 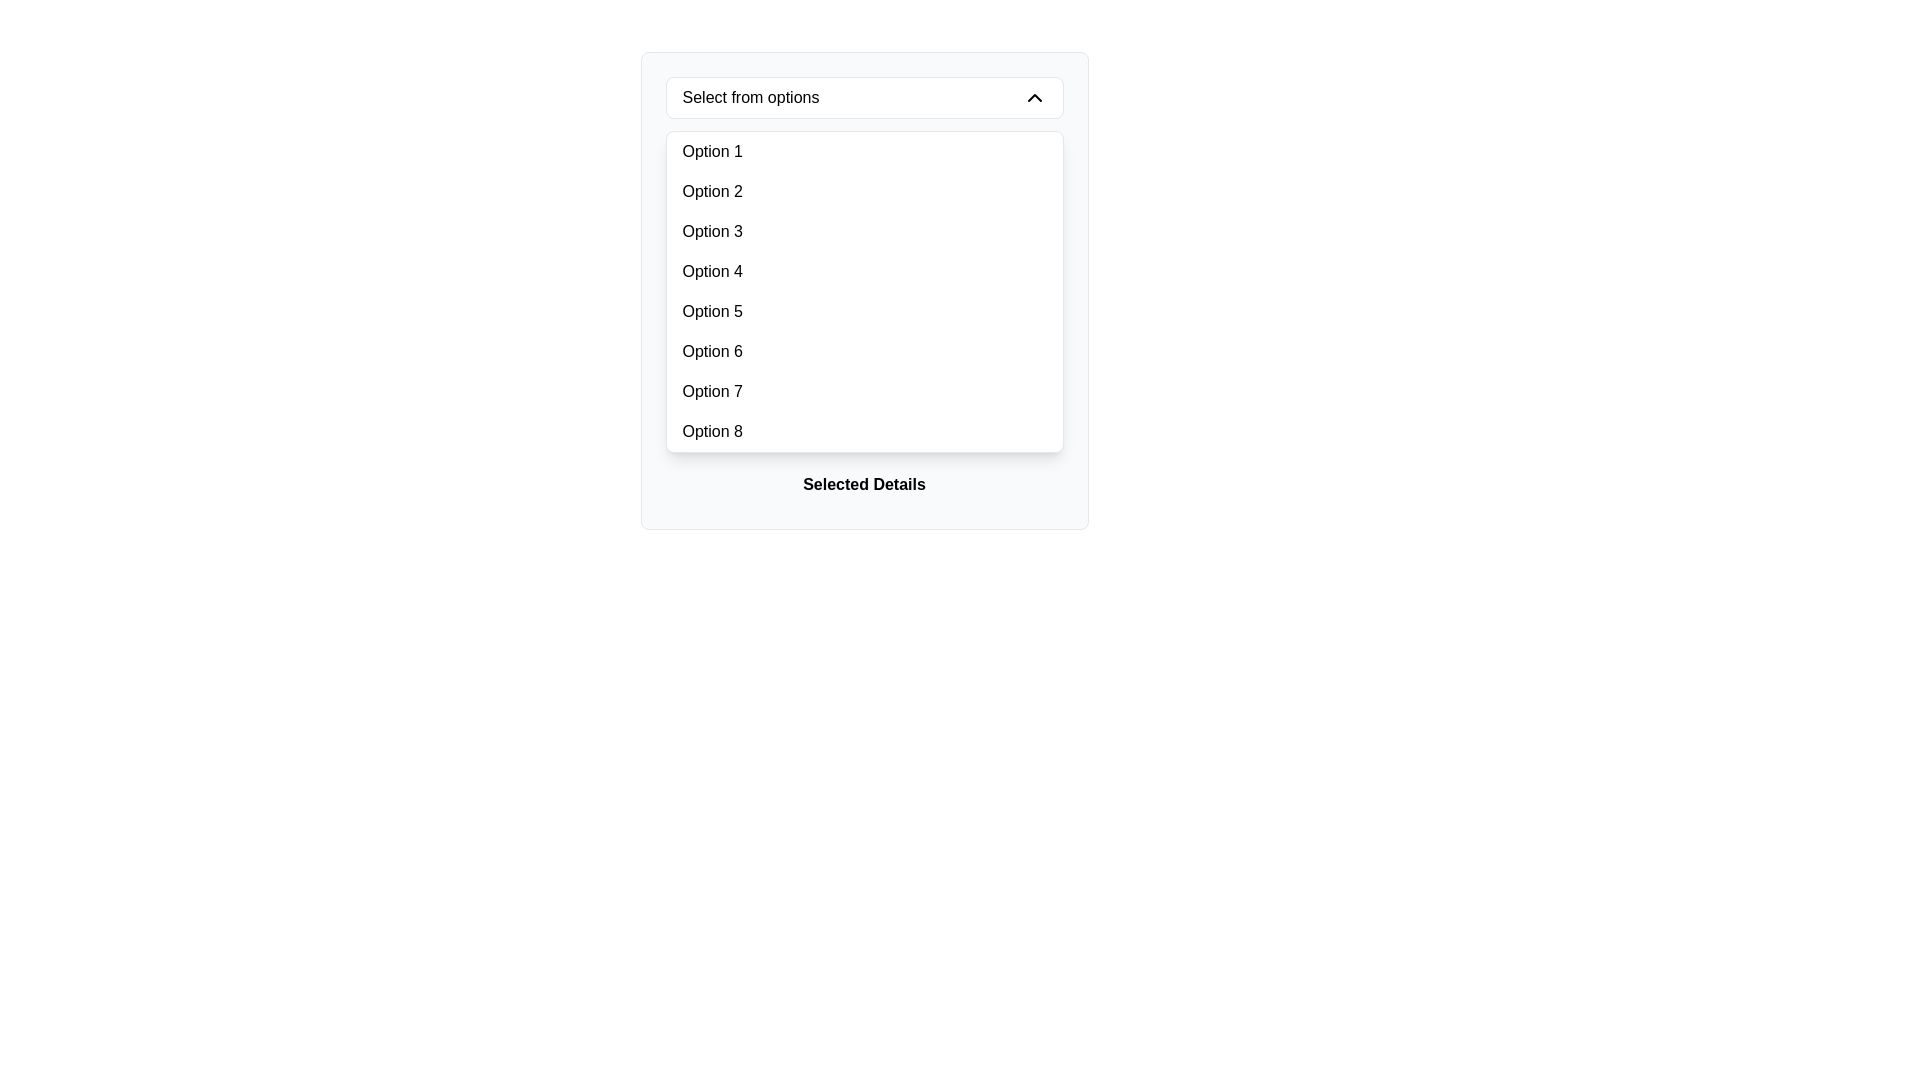 I want to click on the list item displaying 'Option 5', so click(x=864, y=312).